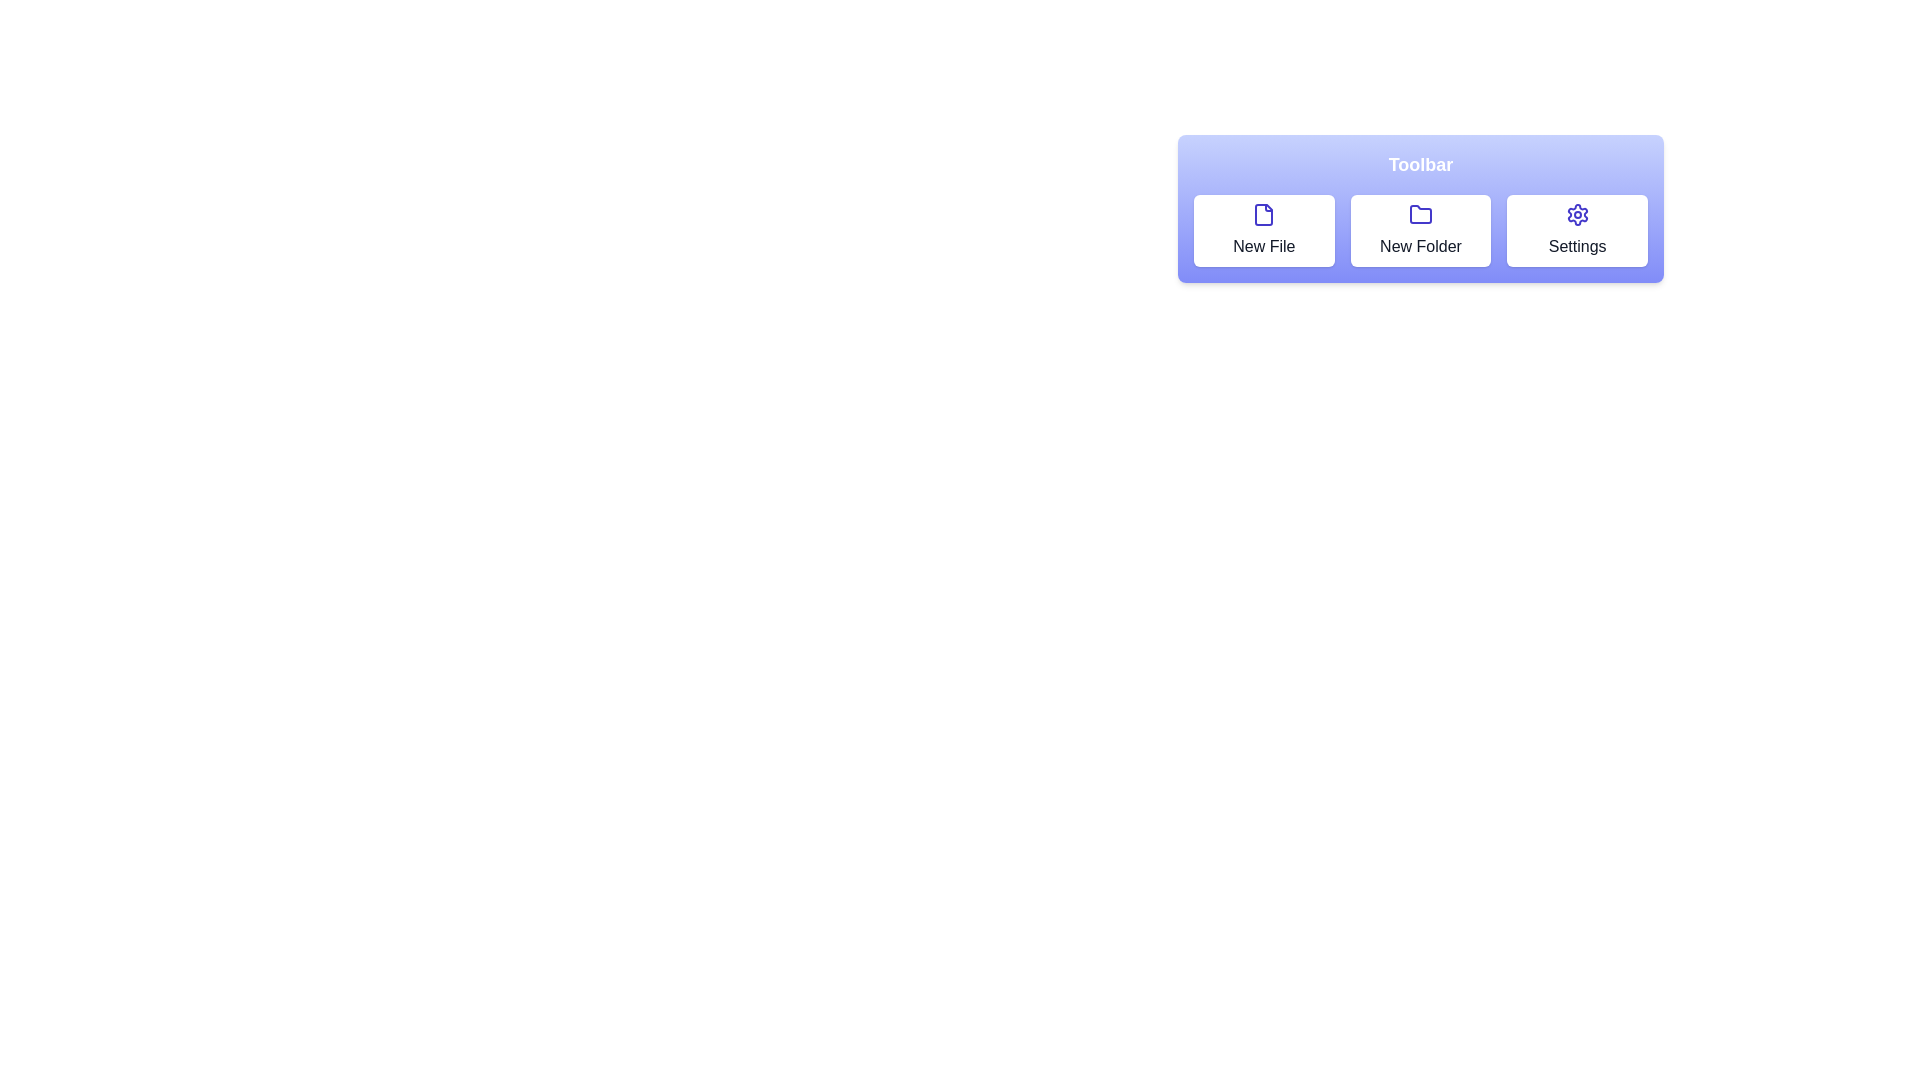  What do you see at coordinates (1576, 230) in the screenshot?
I see `the 'Settings' button located in the upper-right corner of the toolbar` at bounding box center [1576, 230].